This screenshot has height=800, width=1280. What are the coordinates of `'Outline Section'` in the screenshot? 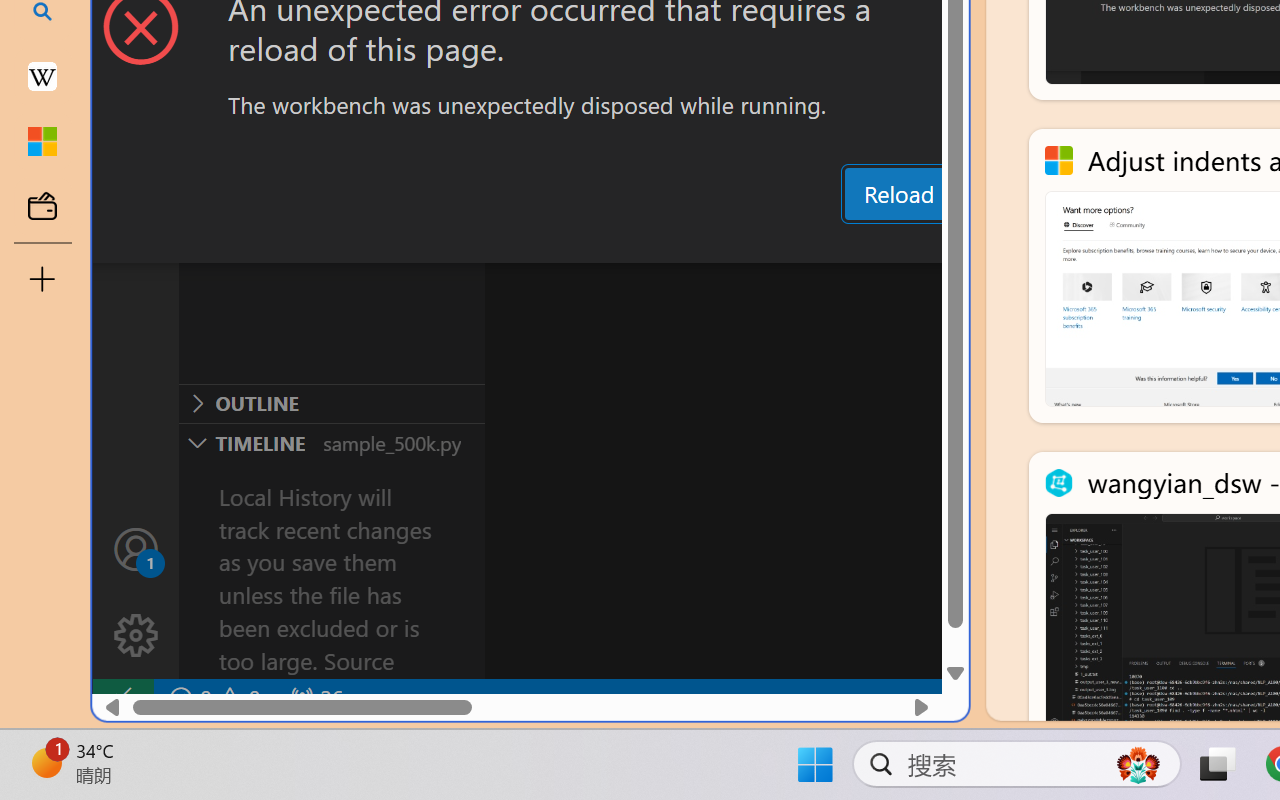 It's located at (331, 403).